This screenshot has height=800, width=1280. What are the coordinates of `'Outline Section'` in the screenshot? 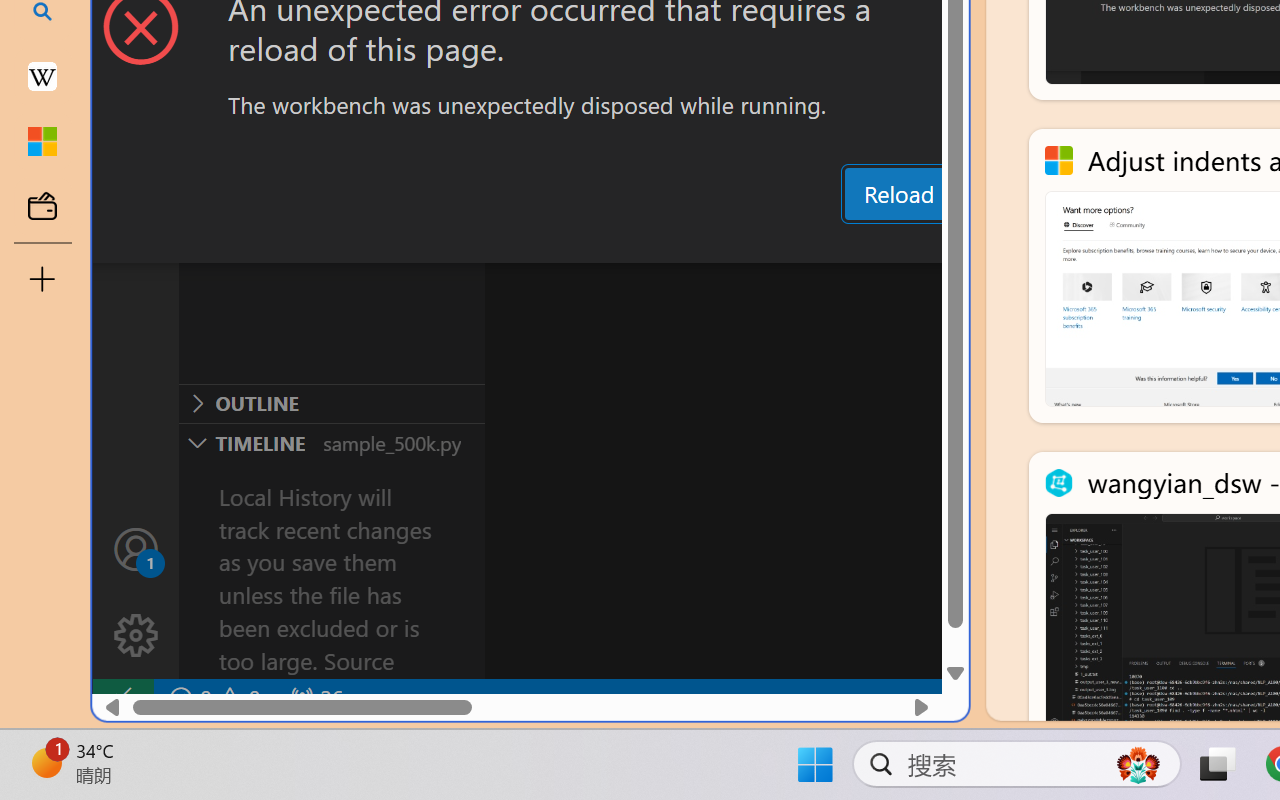 It's located at (331, 403).